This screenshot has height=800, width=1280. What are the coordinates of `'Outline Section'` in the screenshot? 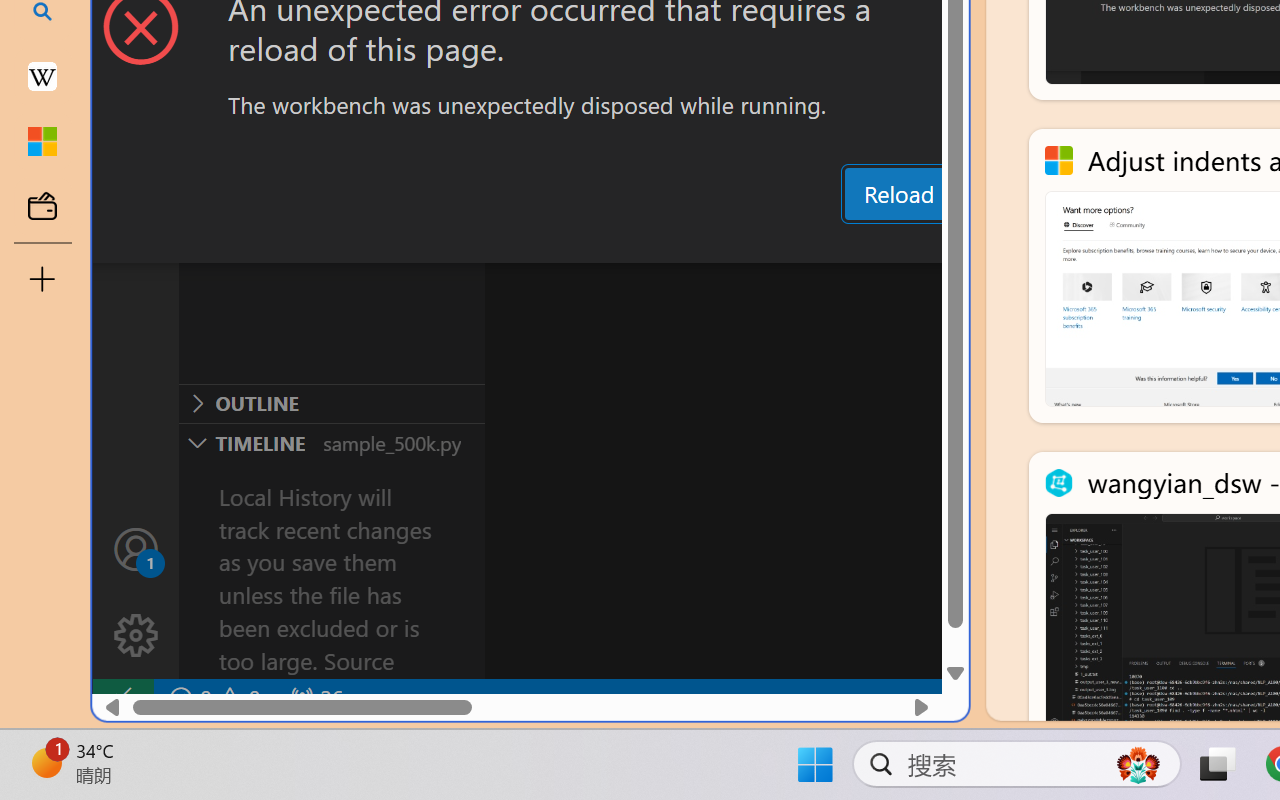 It's located at (331, 403).